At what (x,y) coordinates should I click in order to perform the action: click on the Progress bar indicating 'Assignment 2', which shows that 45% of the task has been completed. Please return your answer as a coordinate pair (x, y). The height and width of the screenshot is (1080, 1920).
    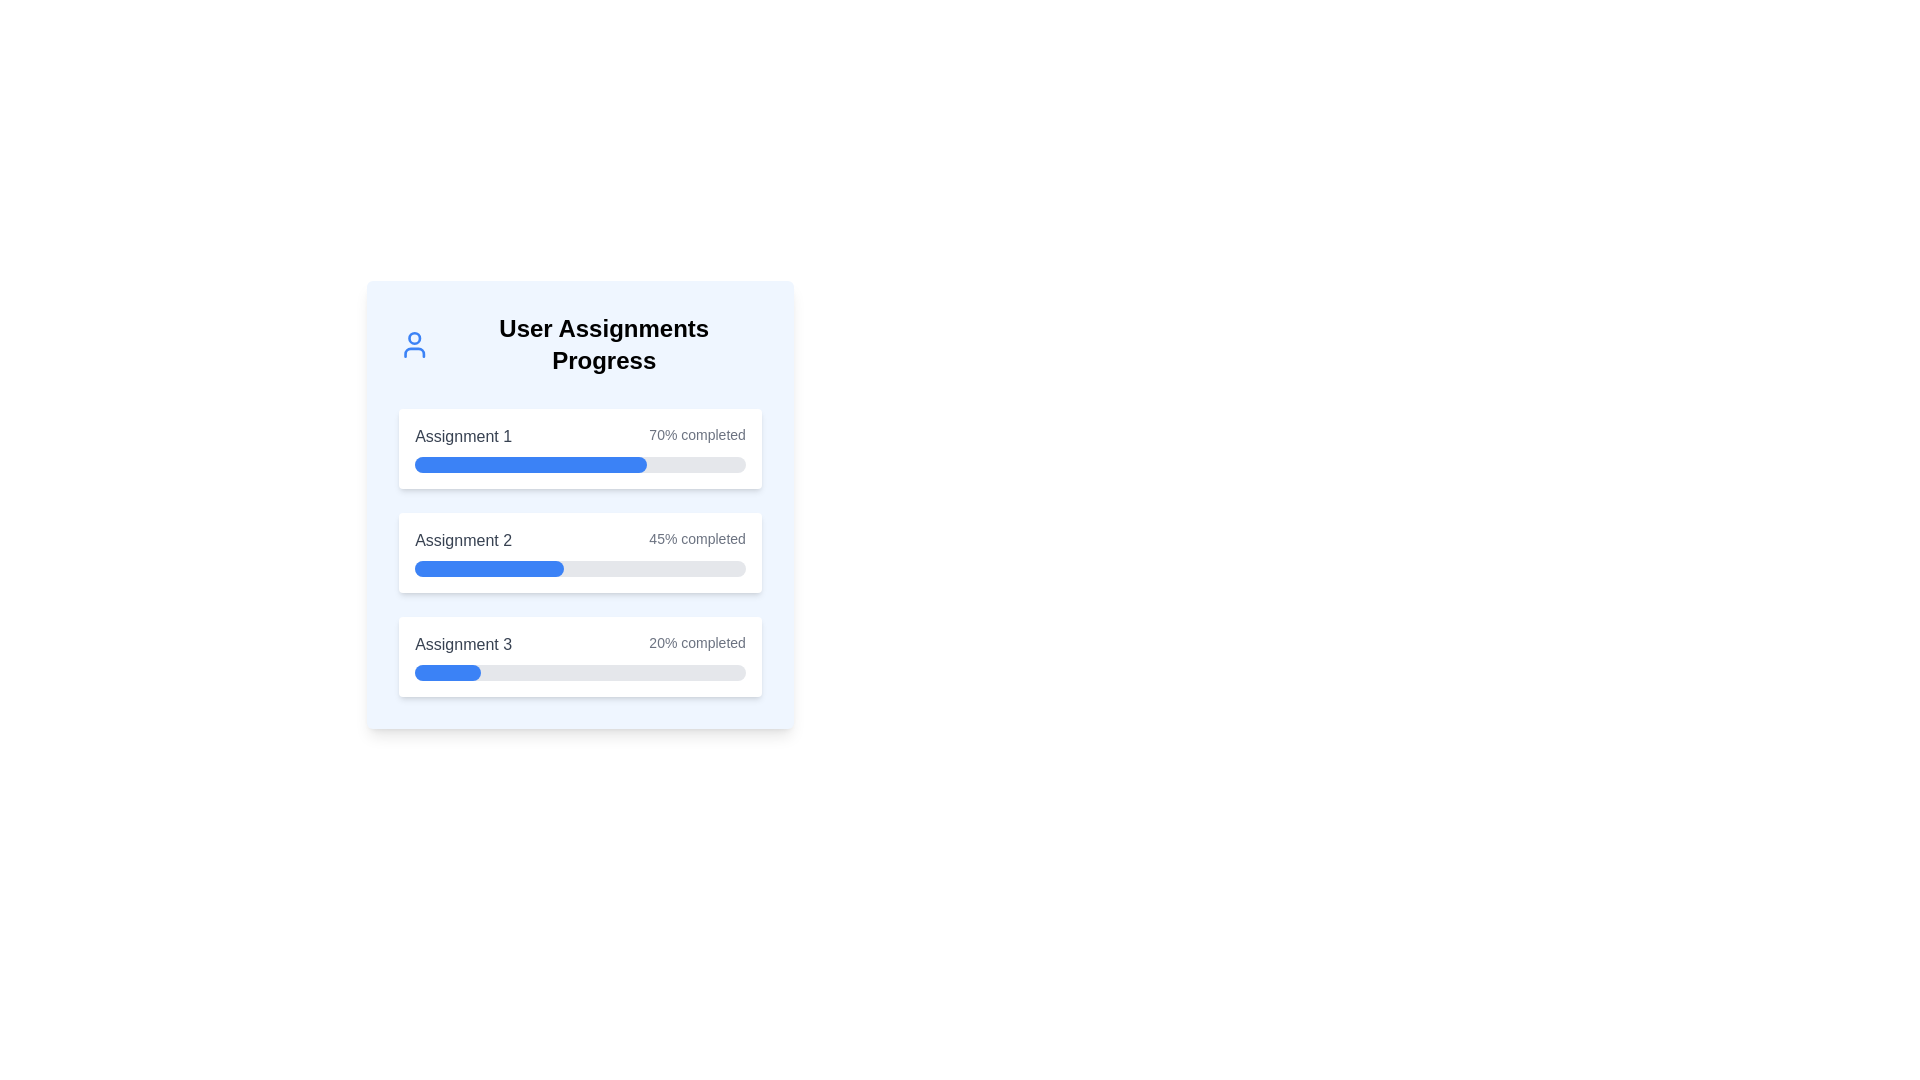
    Looking at the image, I should click on (579, 552).